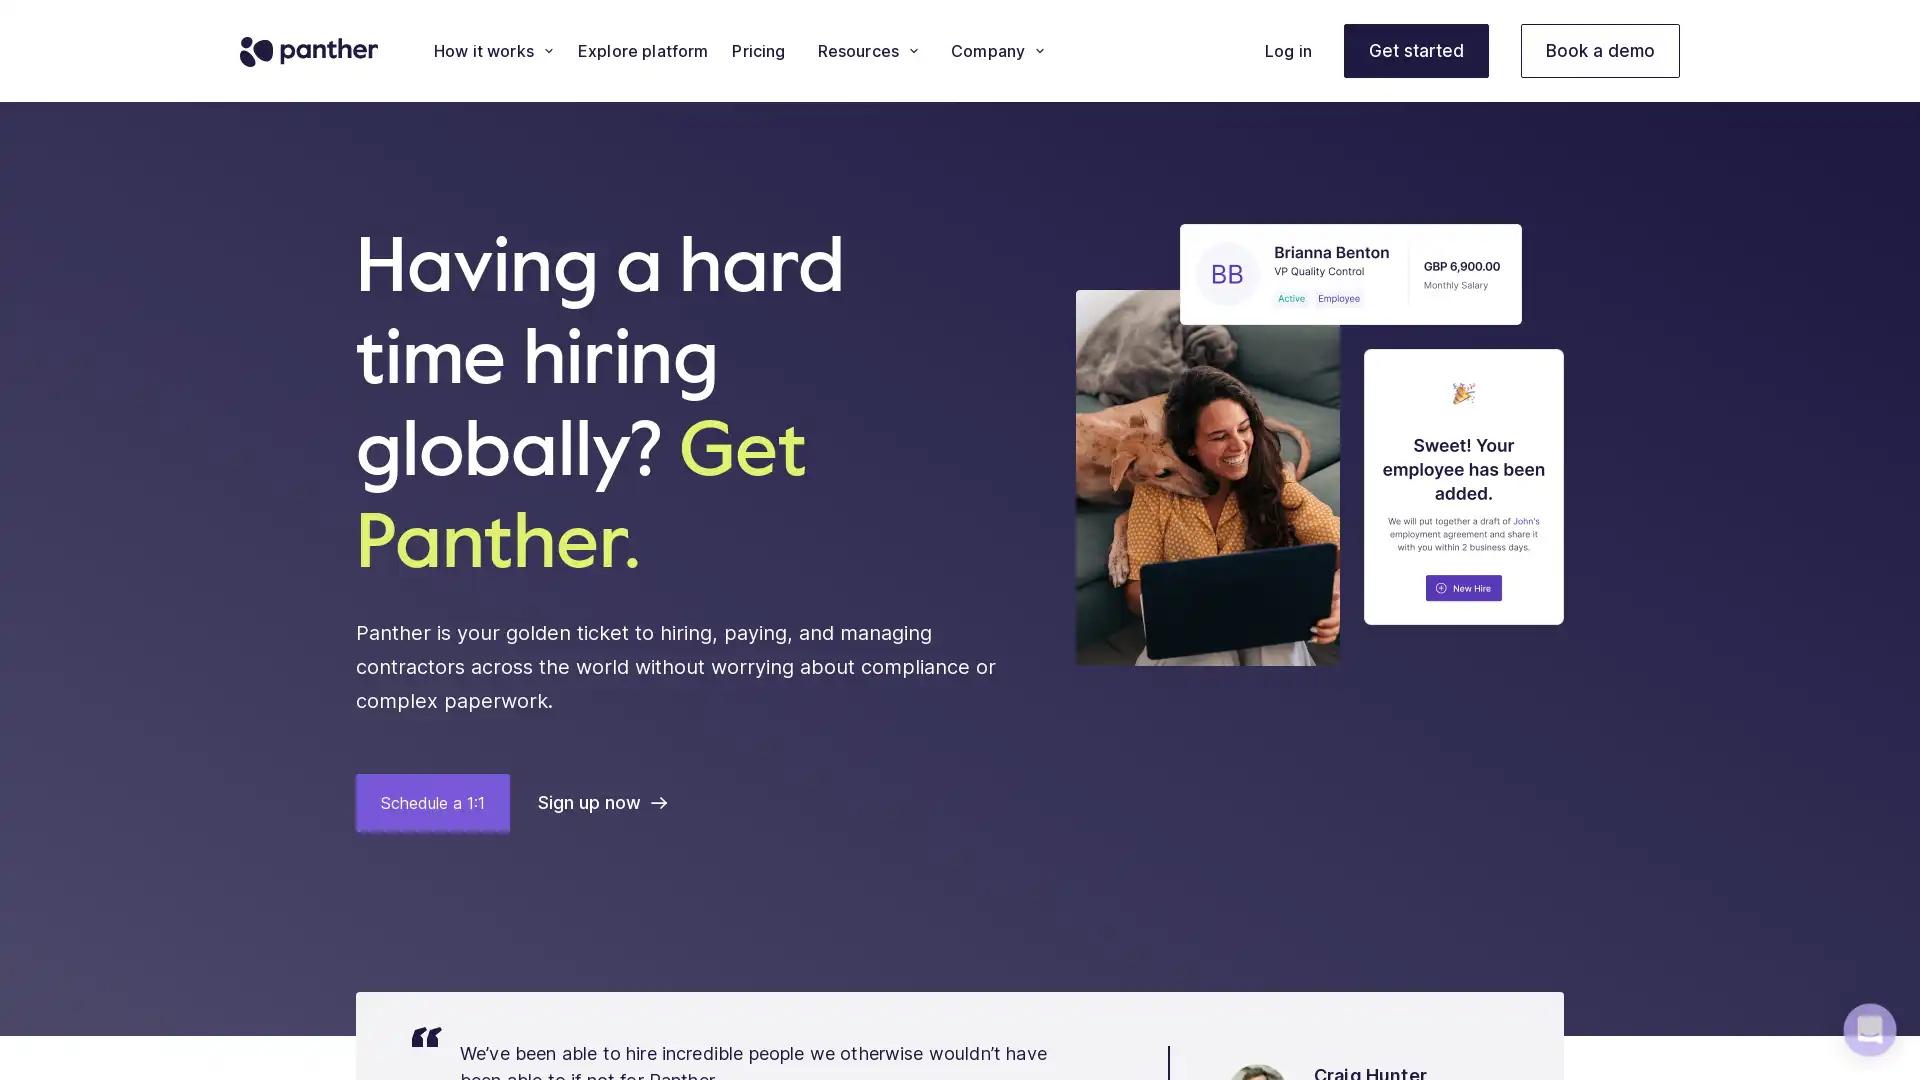  I want to click on Open Intercom Messenger, so click(1869, 1029).